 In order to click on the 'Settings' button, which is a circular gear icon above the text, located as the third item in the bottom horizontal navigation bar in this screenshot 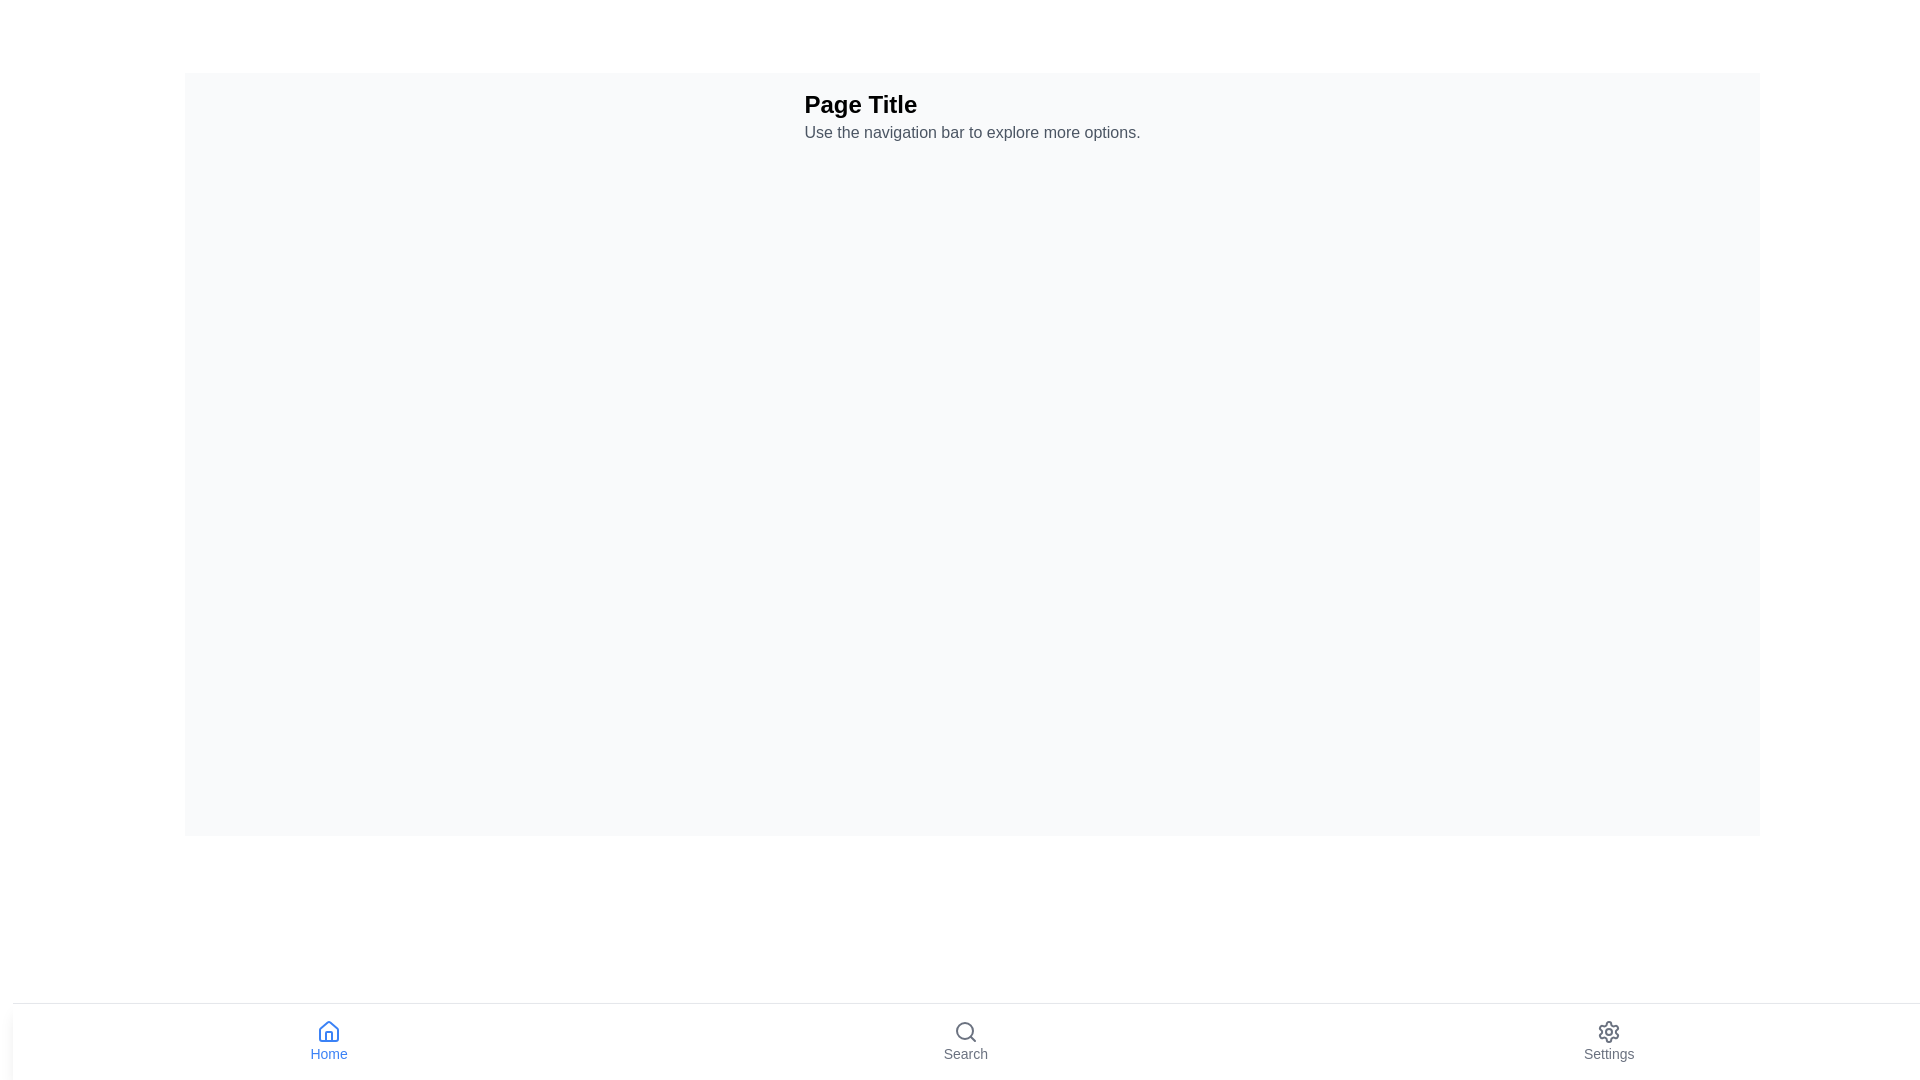, I will do `click(1609, 1040)`.